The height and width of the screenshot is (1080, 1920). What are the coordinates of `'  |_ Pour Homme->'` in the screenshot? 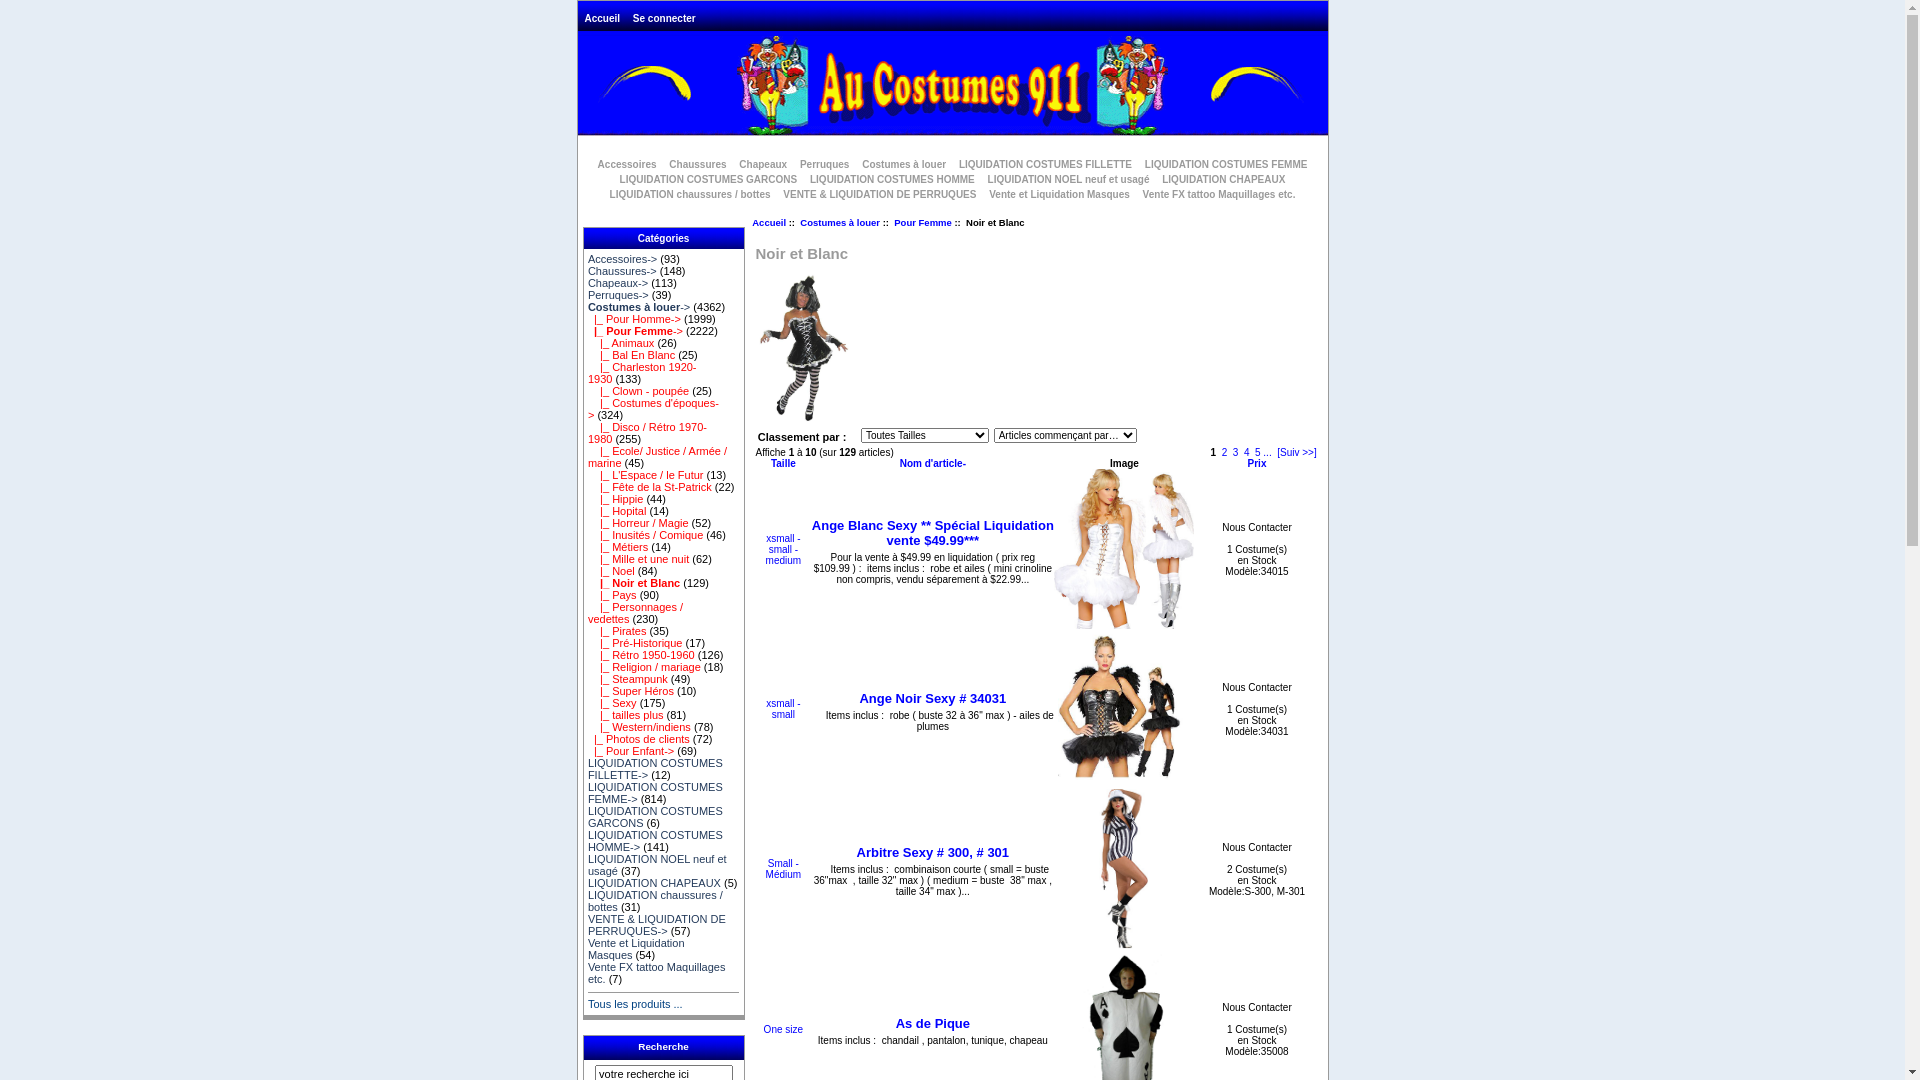 It's located at (633, 318).